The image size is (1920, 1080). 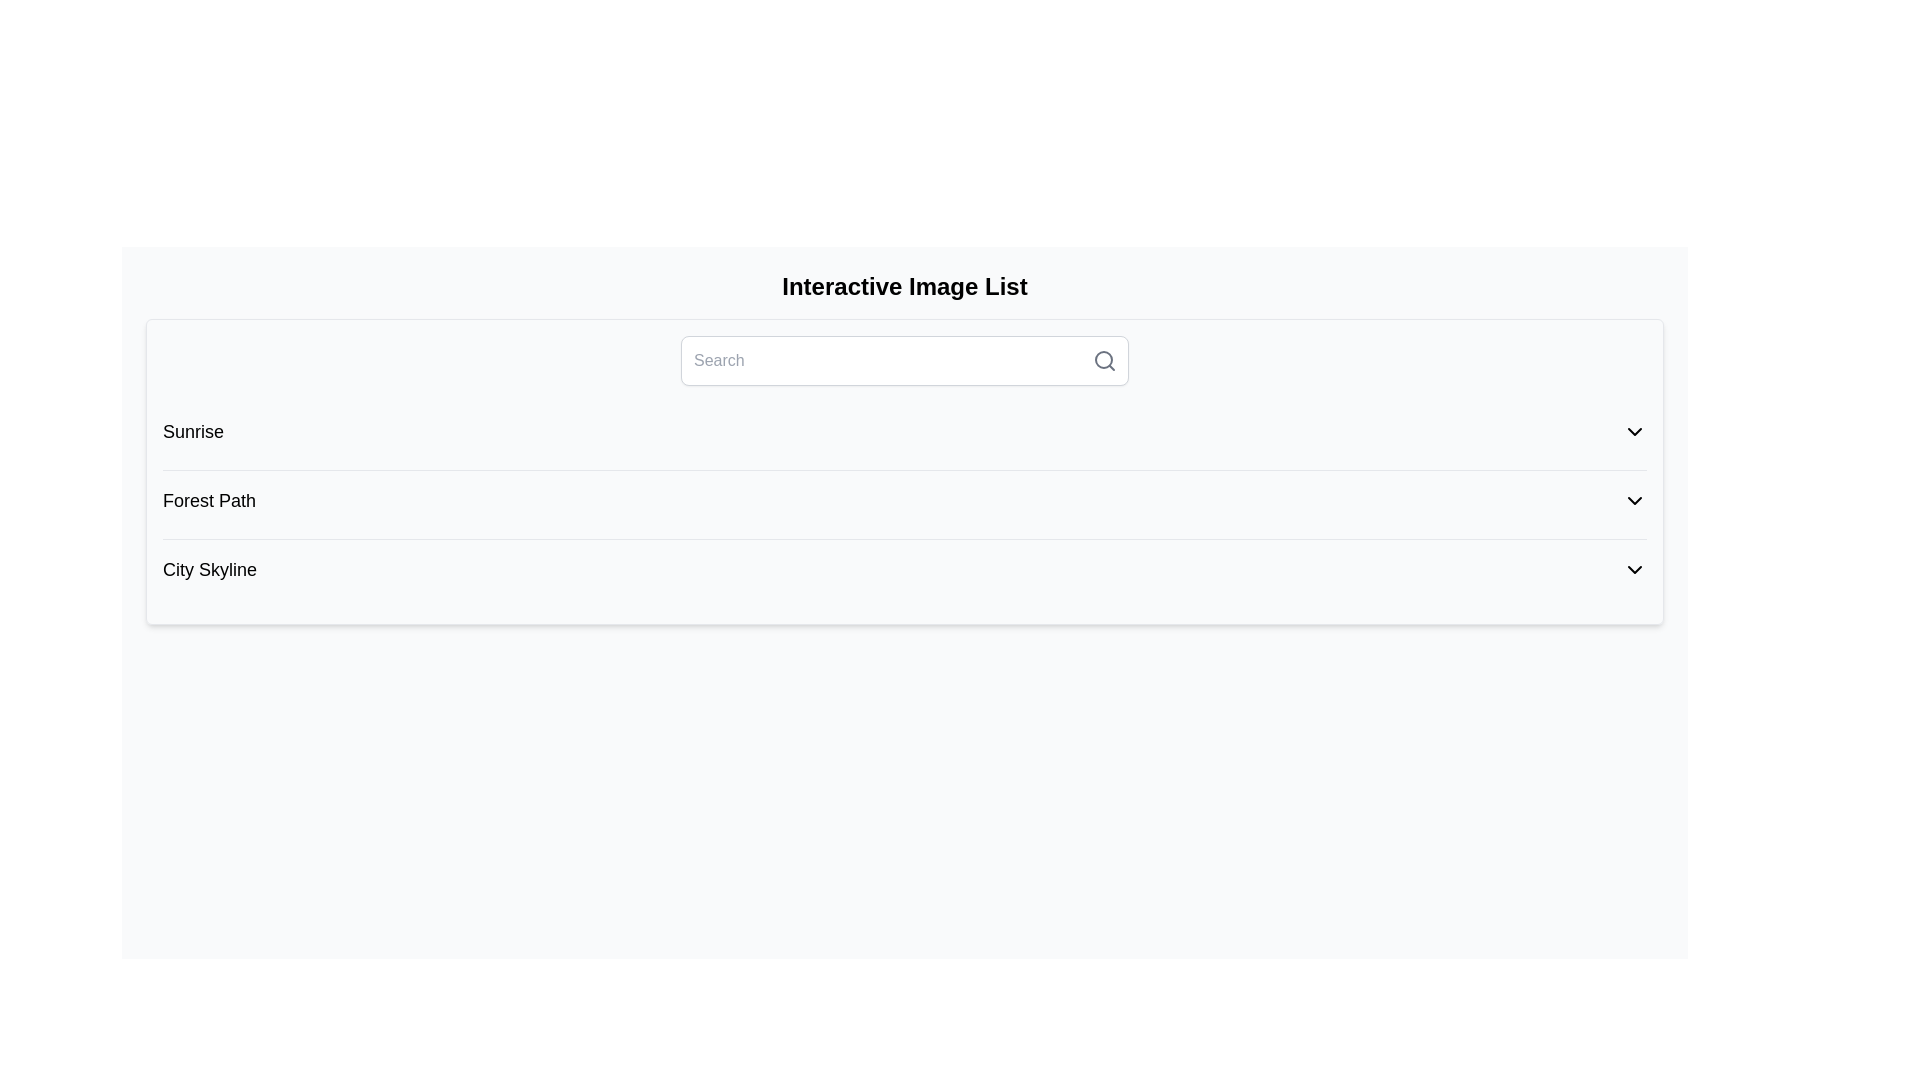 I want to click on the expandable list item button located at the bottom of the list, which is horizontally centered and represents the 'City Skyline' entry, so click(x=904, y=570).